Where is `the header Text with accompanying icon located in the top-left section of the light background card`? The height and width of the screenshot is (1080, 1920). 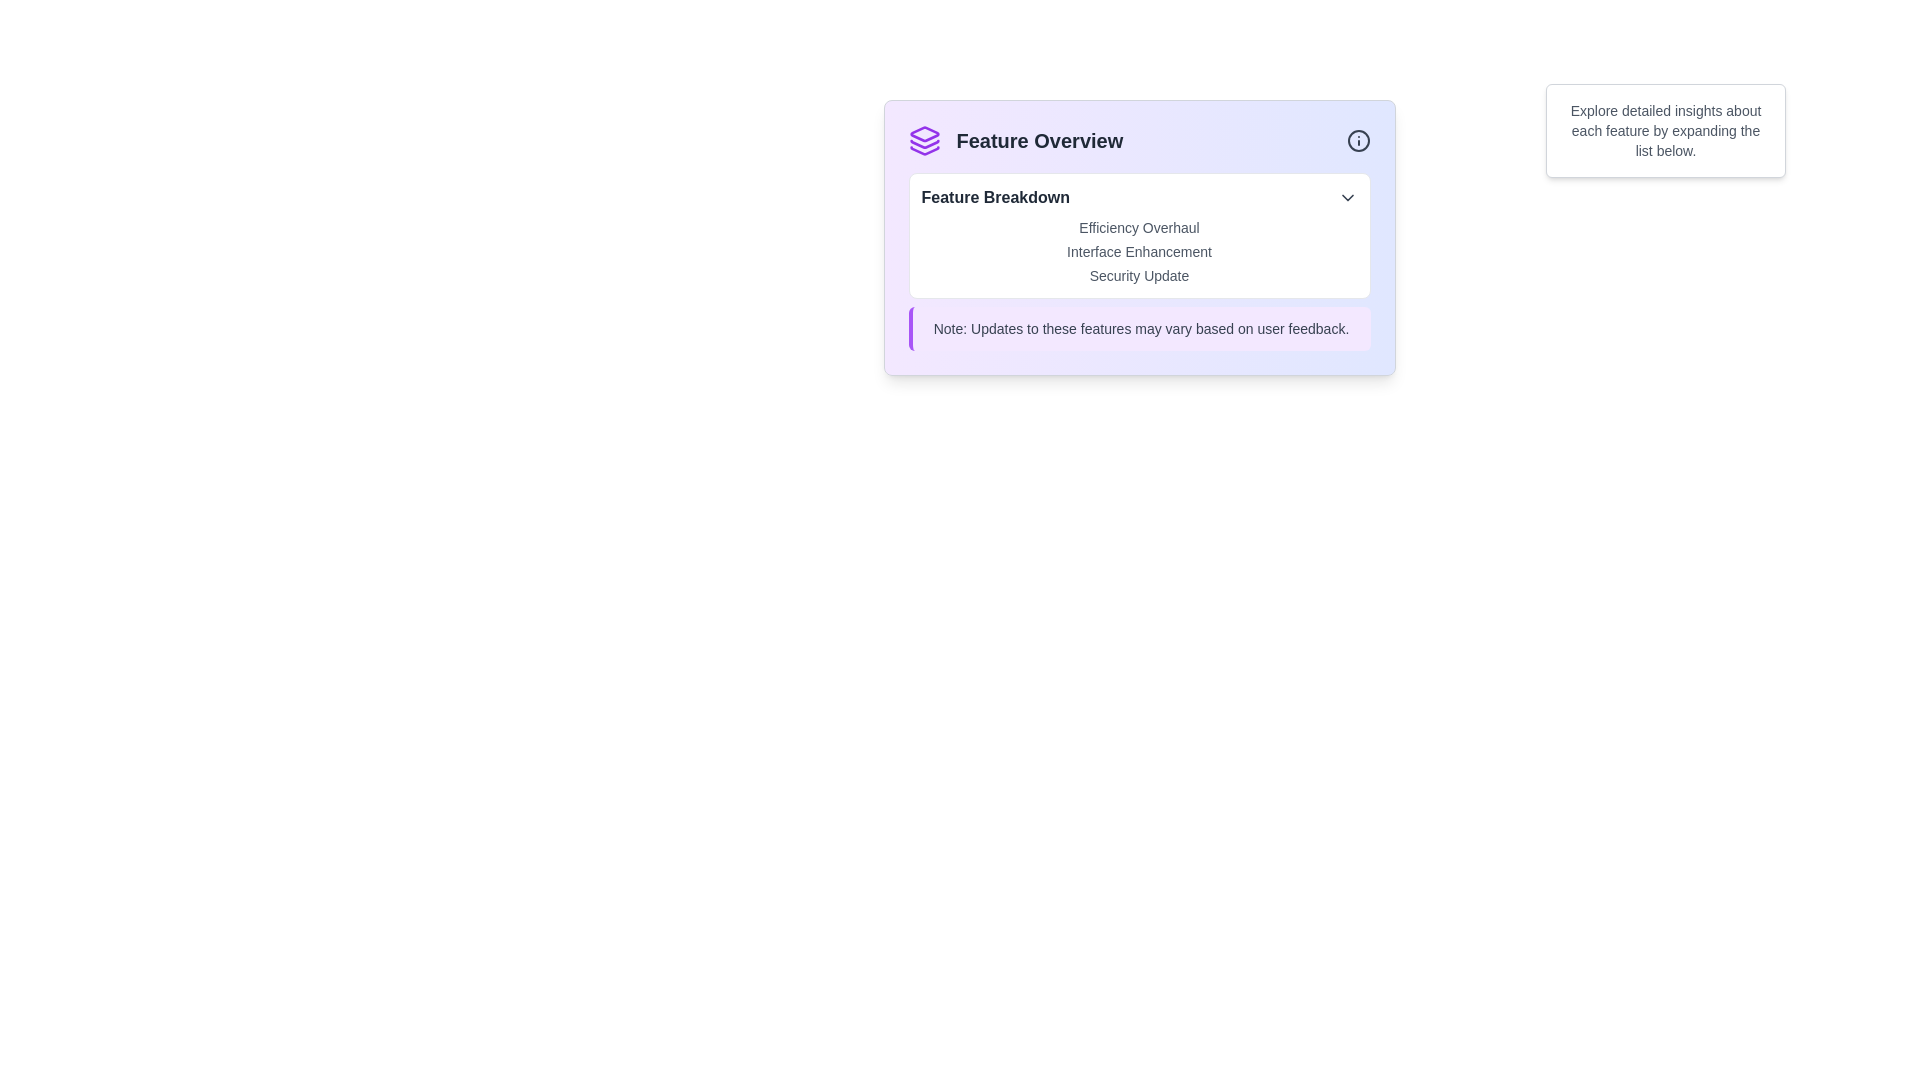 the header Text with accompanying icon located in the top-left section of the light background card is located at coordinates (1015, 140).